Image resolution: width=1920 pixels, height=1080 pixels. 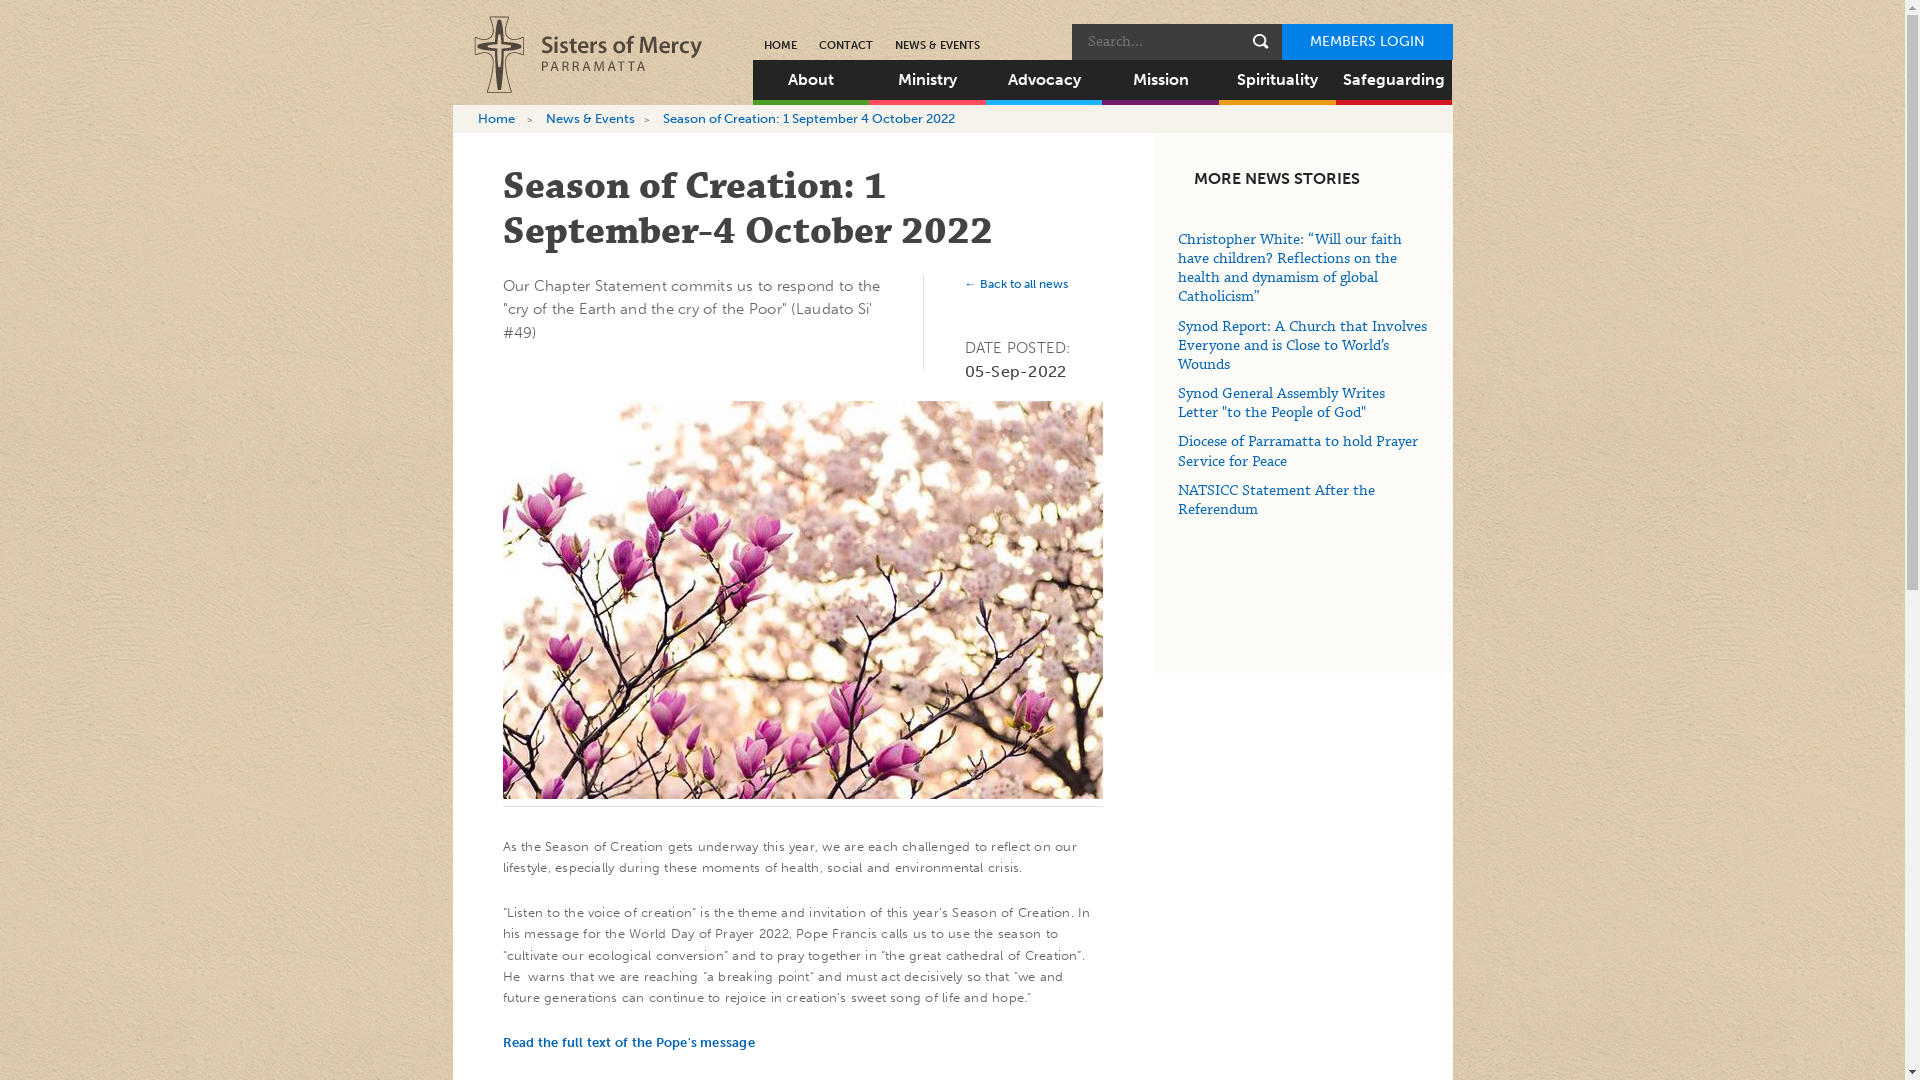 What do you see at coordinates (1160, 79) in the screenshot?
I see `'Mission'` at bounding box center [1160, 79].